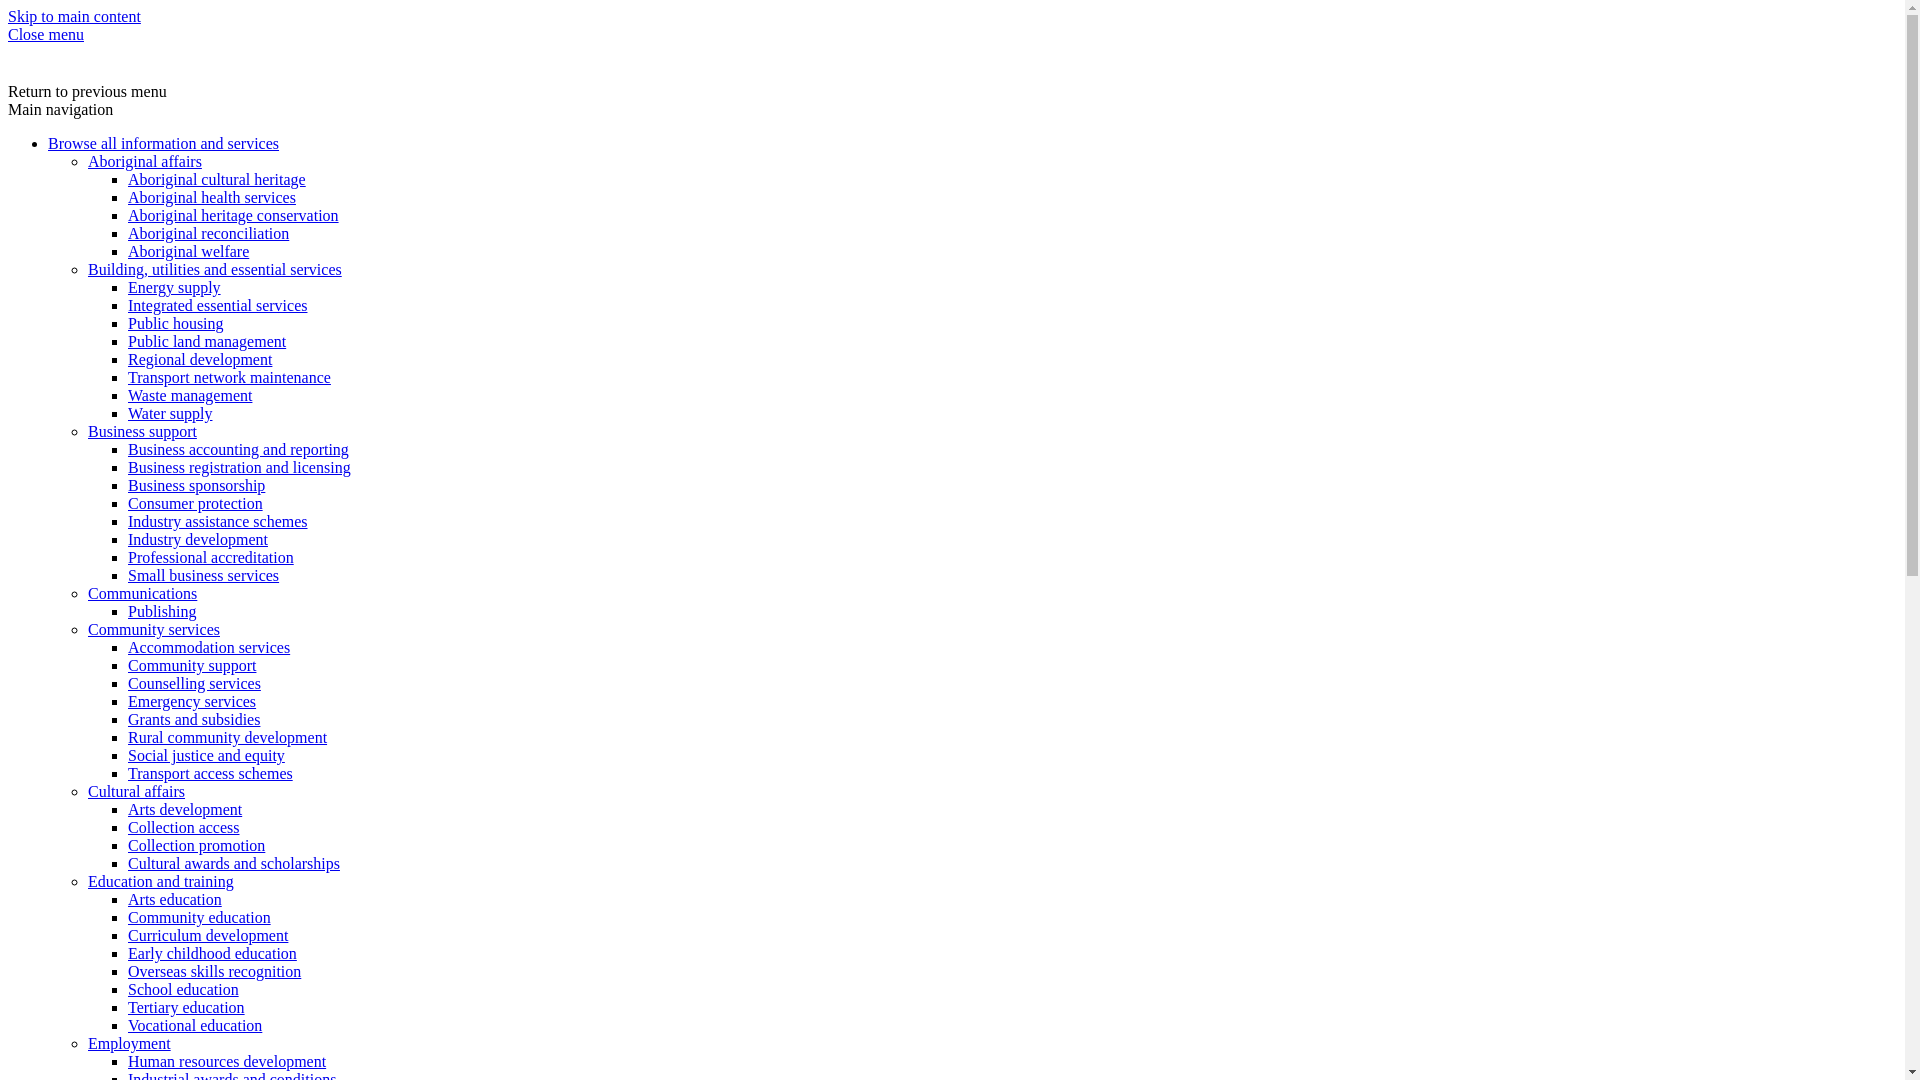 The width and height of the screenshot is (1920, 1080). What do you see at coordinates (8, 16) in the screenshot?
I see `'Skip to main content'` at bounding box center [8, 16].